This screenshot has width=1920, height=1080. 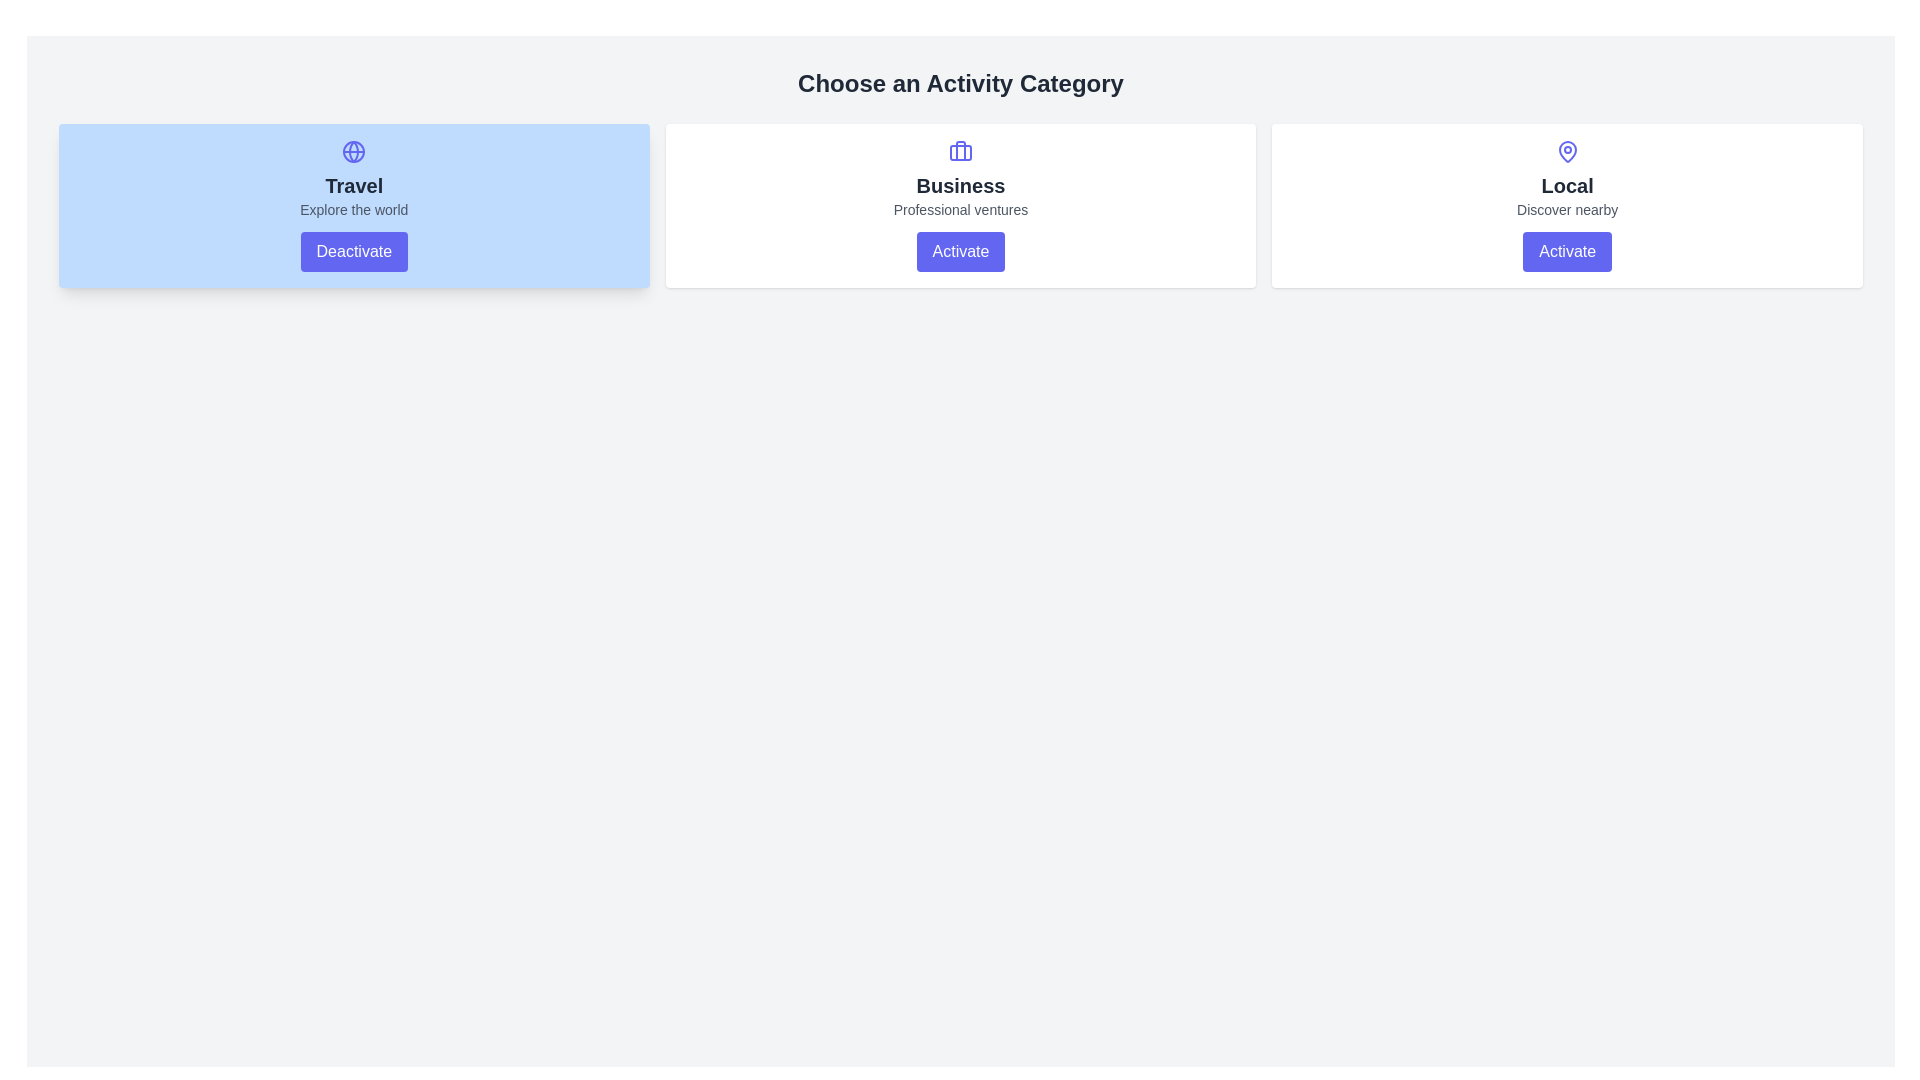 What do you see at coordinates (960, 209) in the screenshot?
I see `the text label that reads 'Professional ventures', which is displayed in a small-sized, gray-colored font beneath the title 'Business' within the 'Business' card` at bounding box center [960, 209].